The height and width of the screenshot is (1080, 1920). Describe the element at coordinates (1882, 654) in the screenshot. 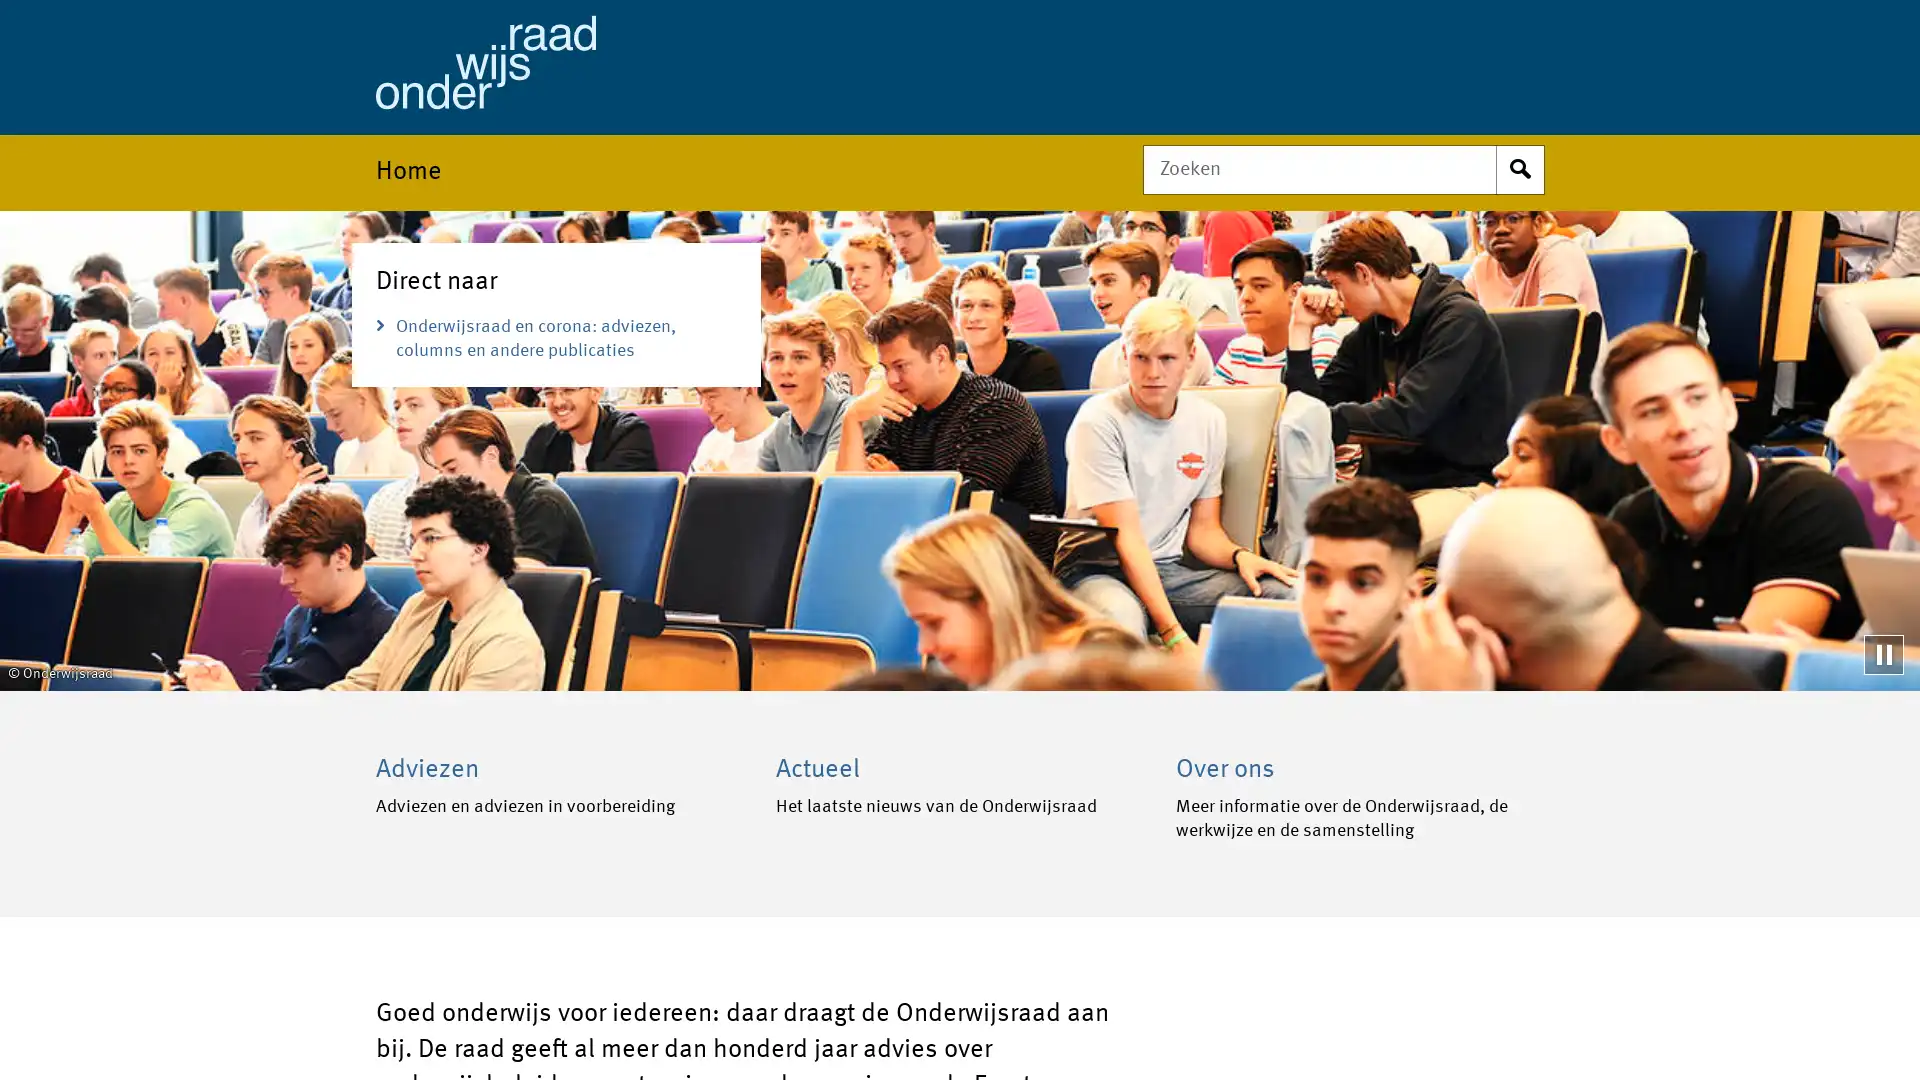

I see `Pauzeer diashow` at that location.